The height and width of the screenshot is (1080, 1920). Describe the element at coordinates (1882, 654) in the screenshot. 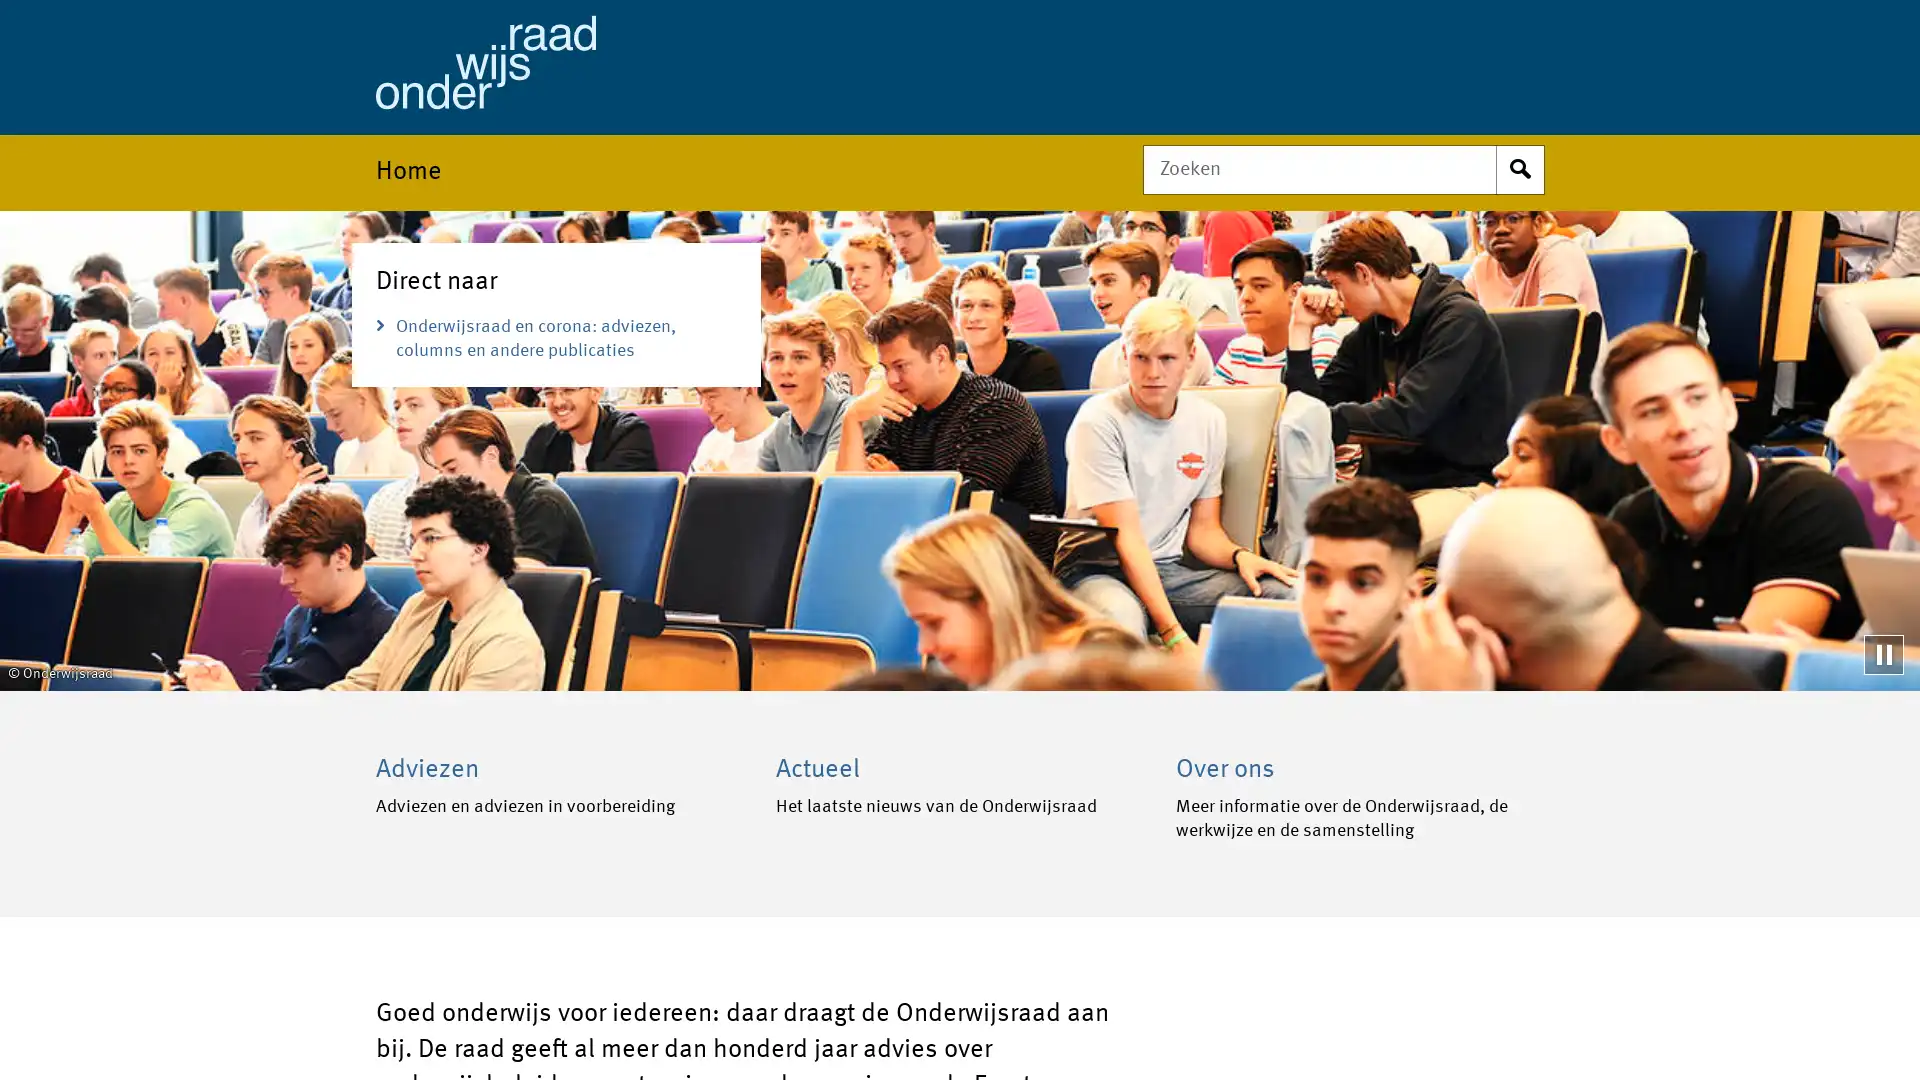

I see `Pauzeer diashow` at that location.